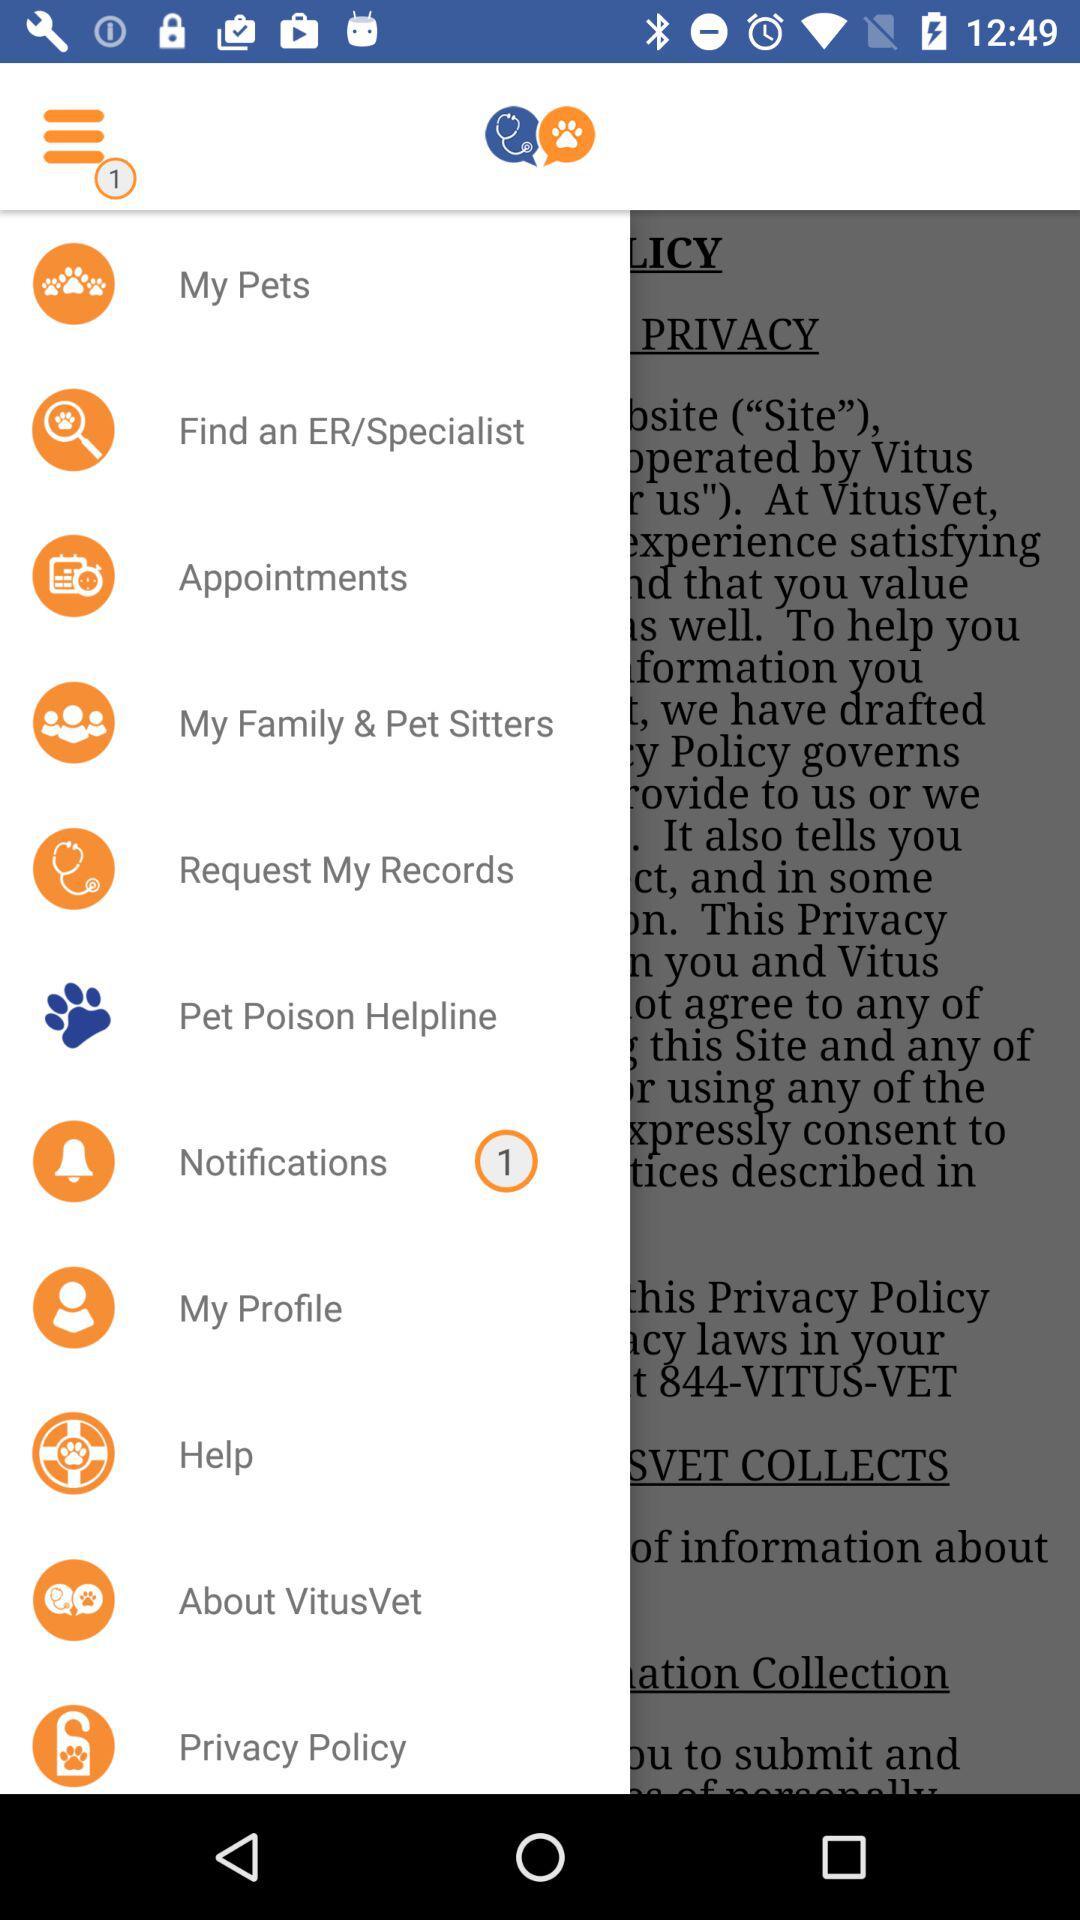  What do you see at coordinates (300, 1161) in the screenshot?
I see `icon to the left of the 1 icon` at bounding box center [300, 1161].